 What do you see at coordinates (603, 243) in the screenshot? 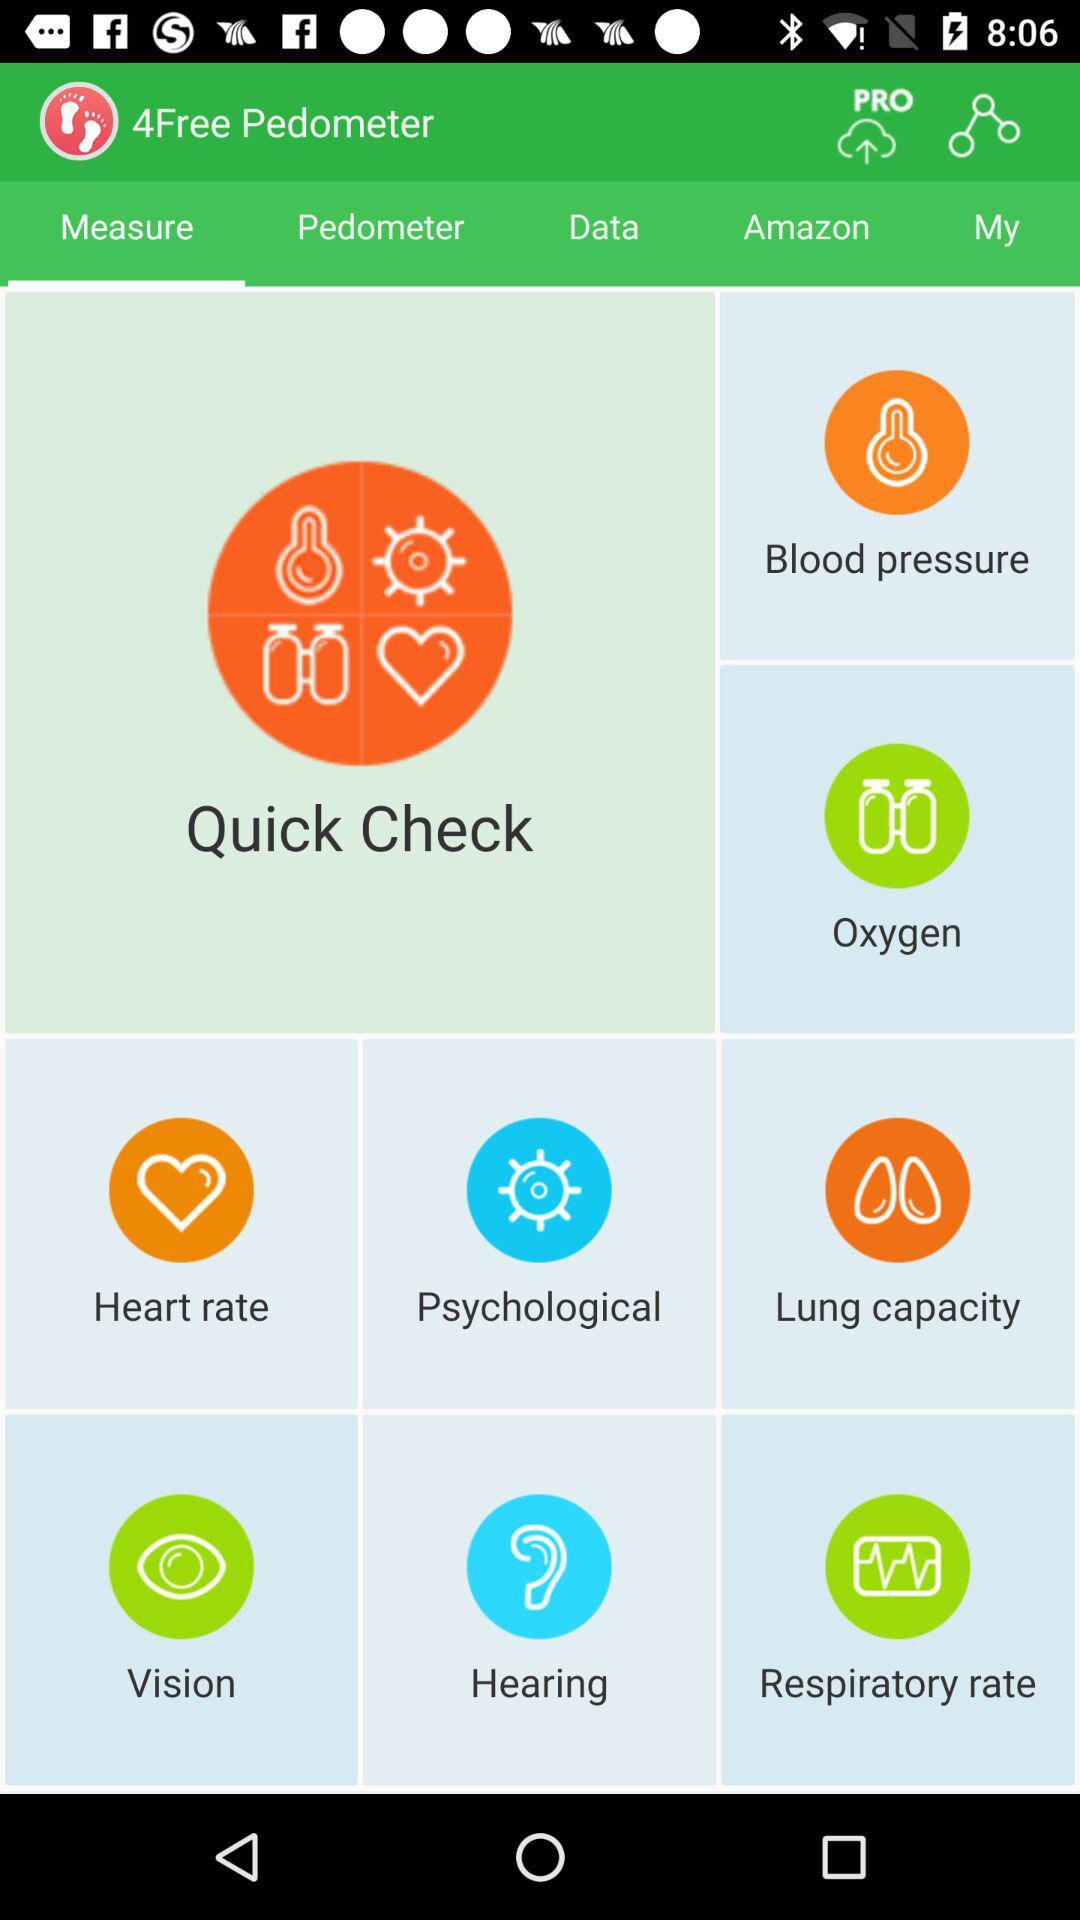
I see `icon to the left of amazon` at bounding box center [603, 243].